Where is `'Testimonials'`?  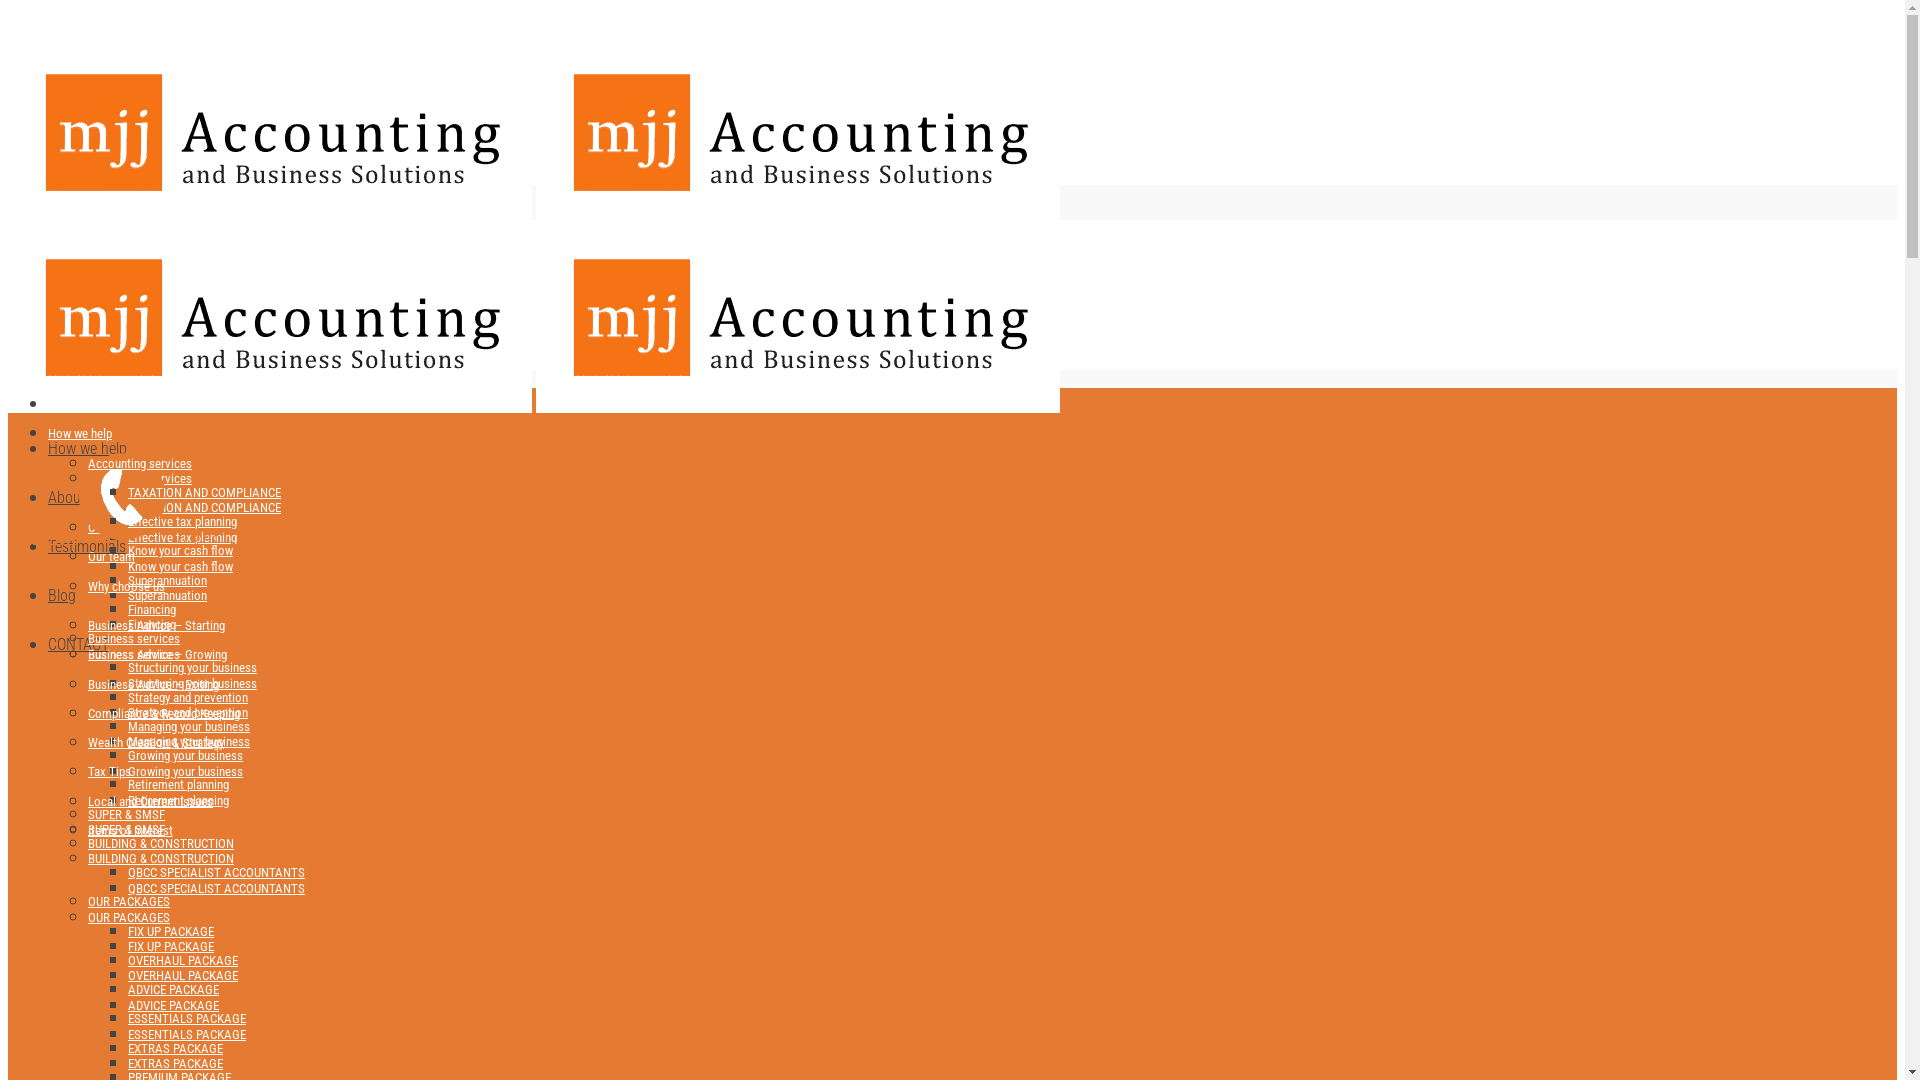
'Testimonials' is located at coordinates (48, 546).